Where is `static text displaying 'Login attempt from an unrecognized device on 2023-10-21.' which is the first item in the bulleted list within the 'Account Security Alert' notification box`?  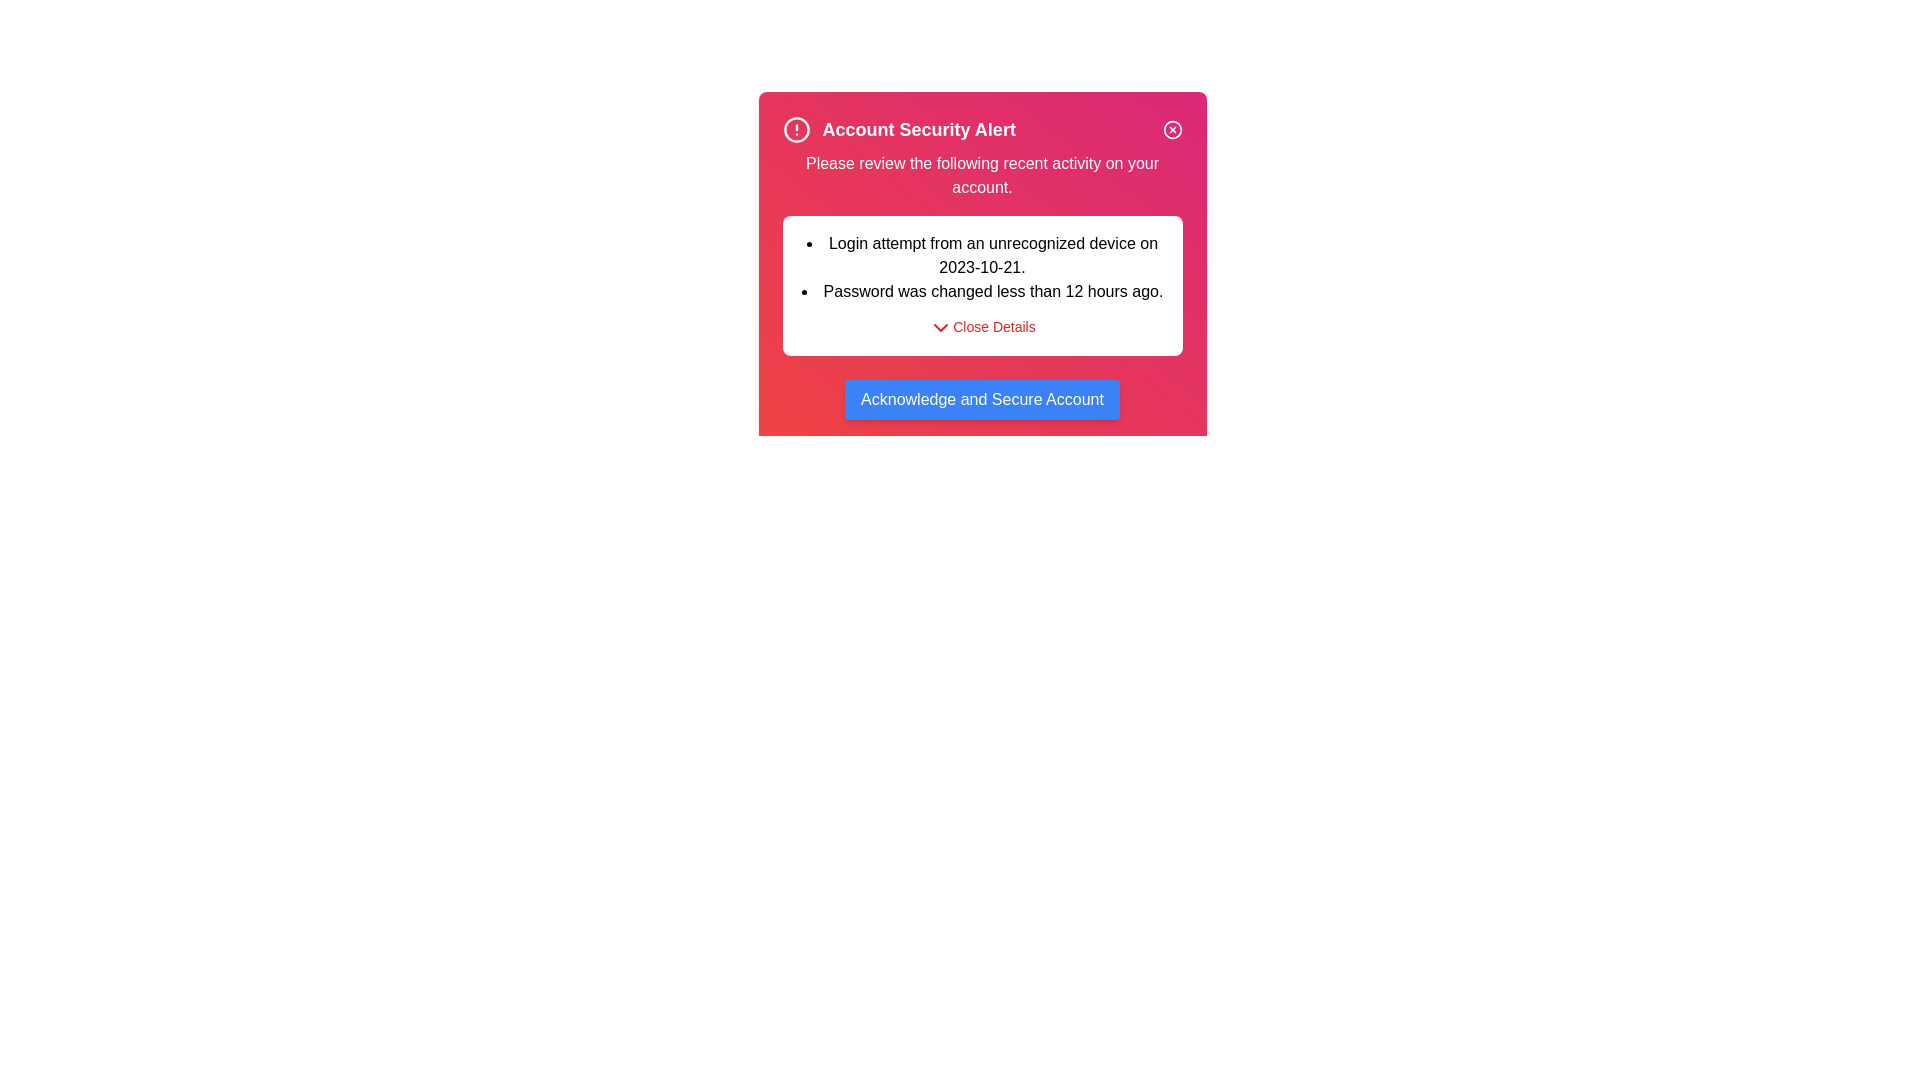
static text displaying 'Login attempt from an unrecognized device on 2023-10-21.' which is the first item in the bulleted list within the 'Account Security Alert' notification box is located at coordinates (982, 254).